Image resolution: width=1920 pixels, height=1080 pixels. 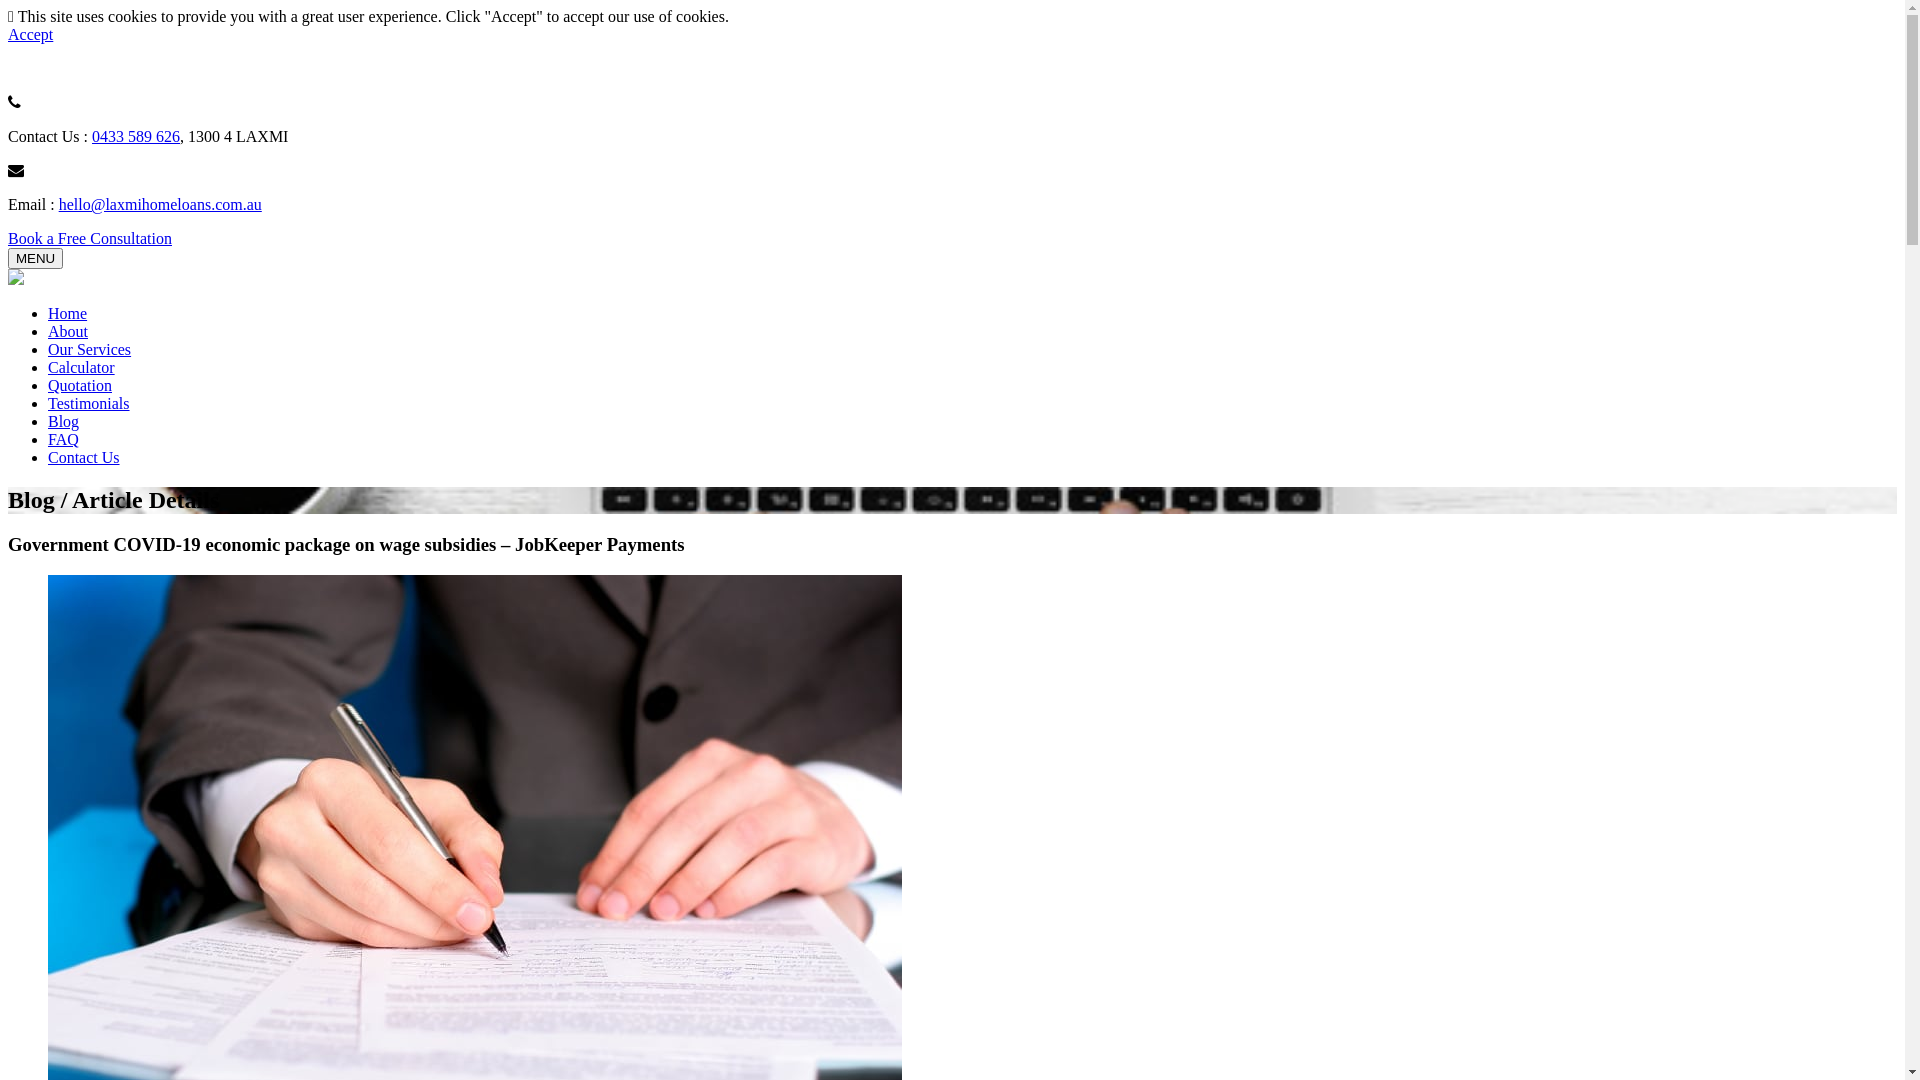 I want to click on '0433 589 626', so click(x=134, y=135).